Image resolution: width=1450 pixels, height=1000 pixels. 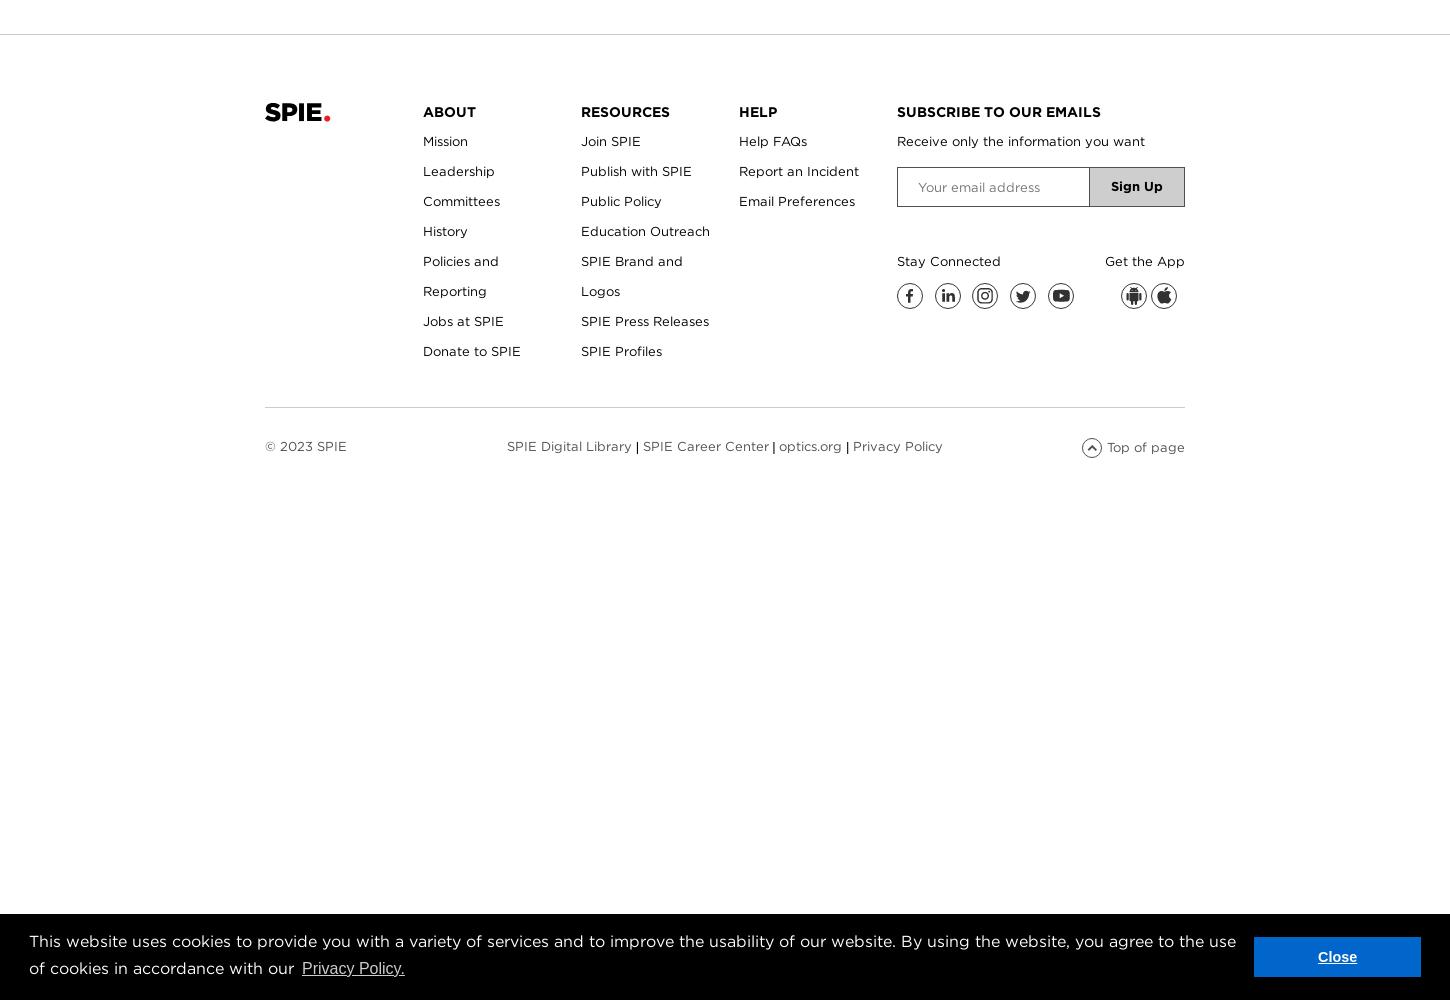 I want to click on 'Jobs at SPIE', so click(x=462, y=320).